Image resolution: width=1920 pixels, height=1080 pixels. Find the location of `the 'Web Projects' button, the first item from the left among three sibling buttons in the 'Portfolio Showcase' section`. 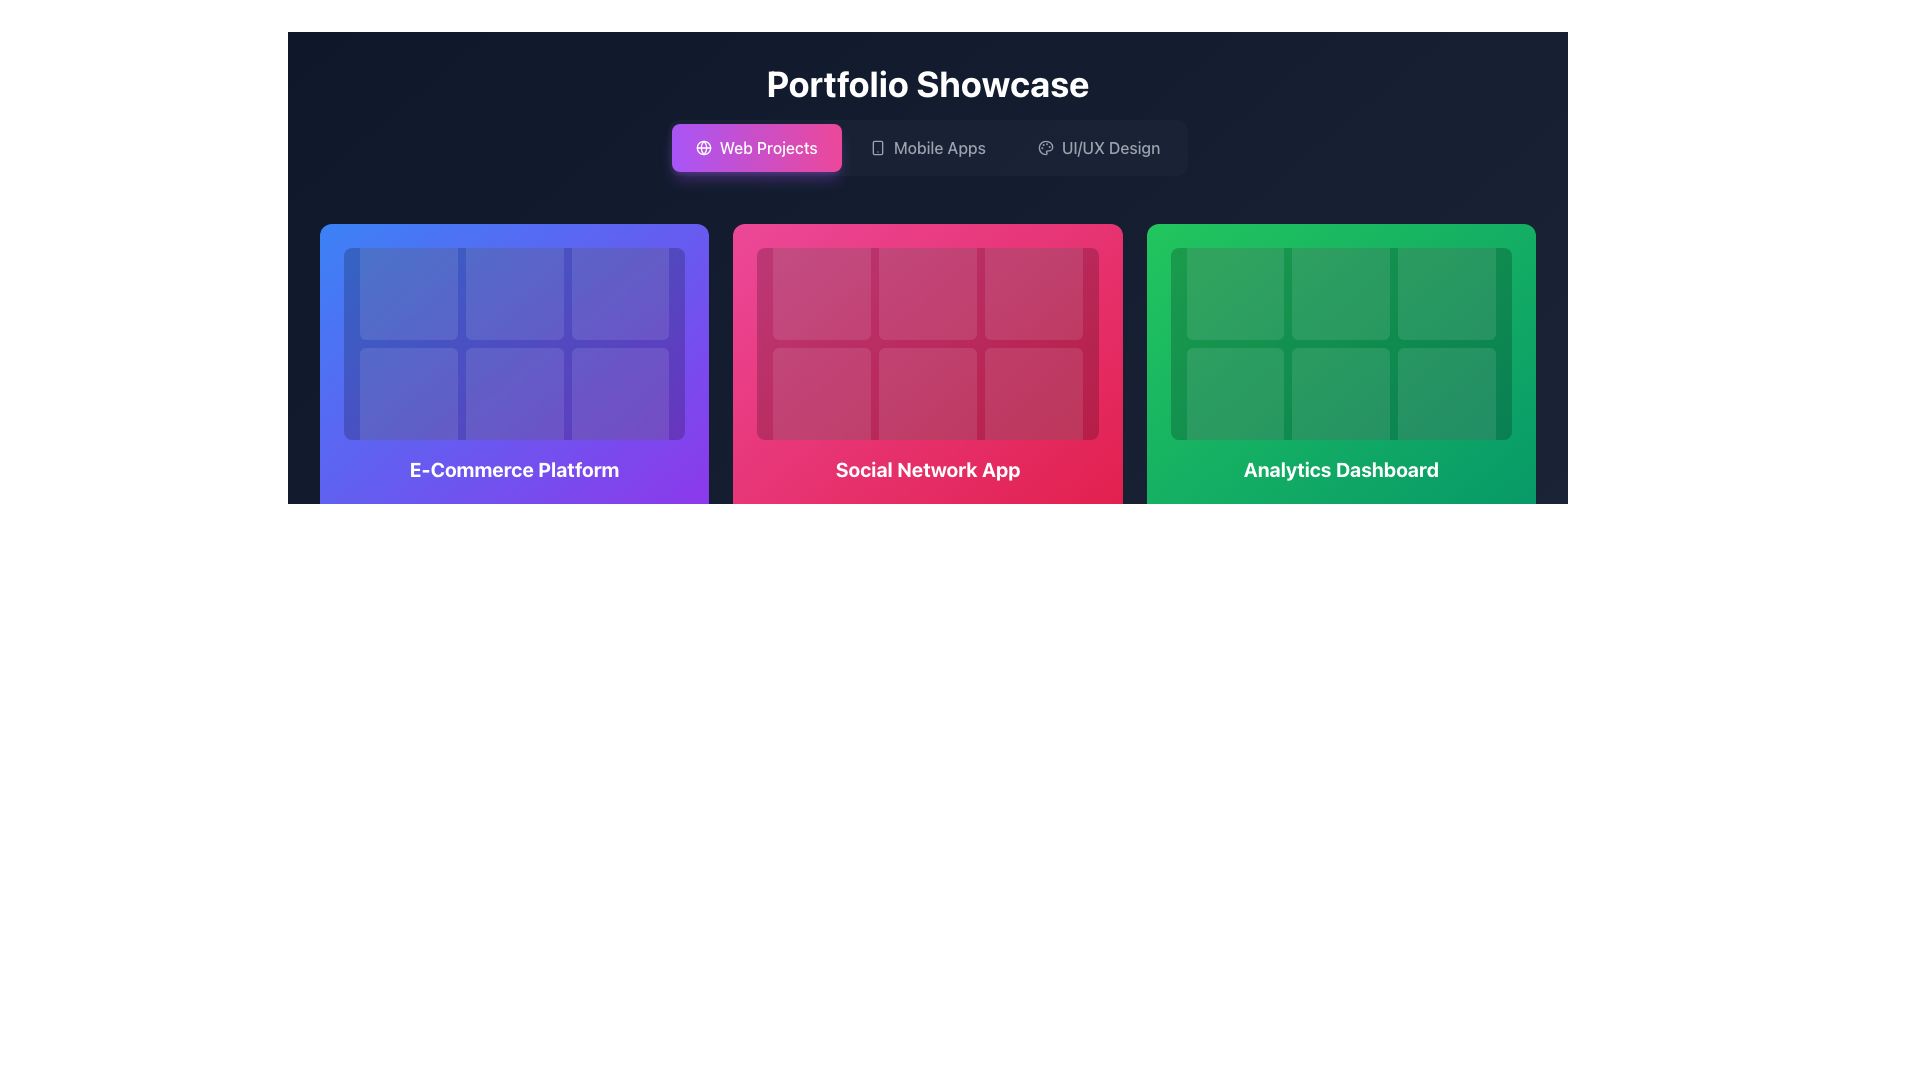

the 'Web Projects' button, the first item from the left among three sibling buttons in the 'Portfolio Showcase' section is located at coordinates (755, 146).